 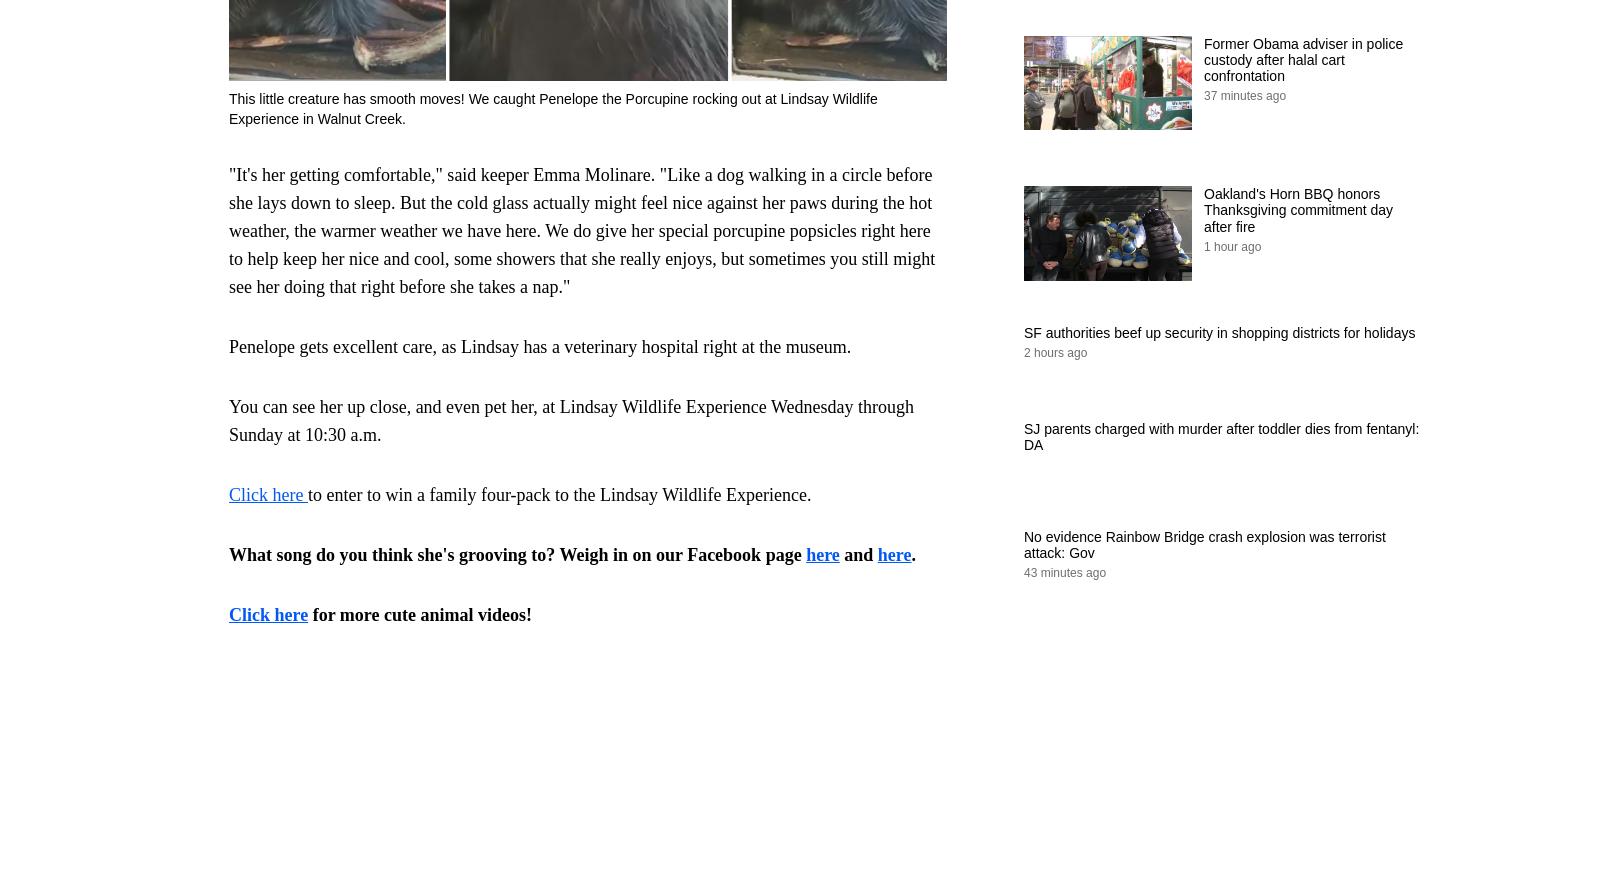 What do you see at coordinates (1064, 572) in the screenshot?
I see `'43 minutes ago'` at bounding box center [1064, 572].